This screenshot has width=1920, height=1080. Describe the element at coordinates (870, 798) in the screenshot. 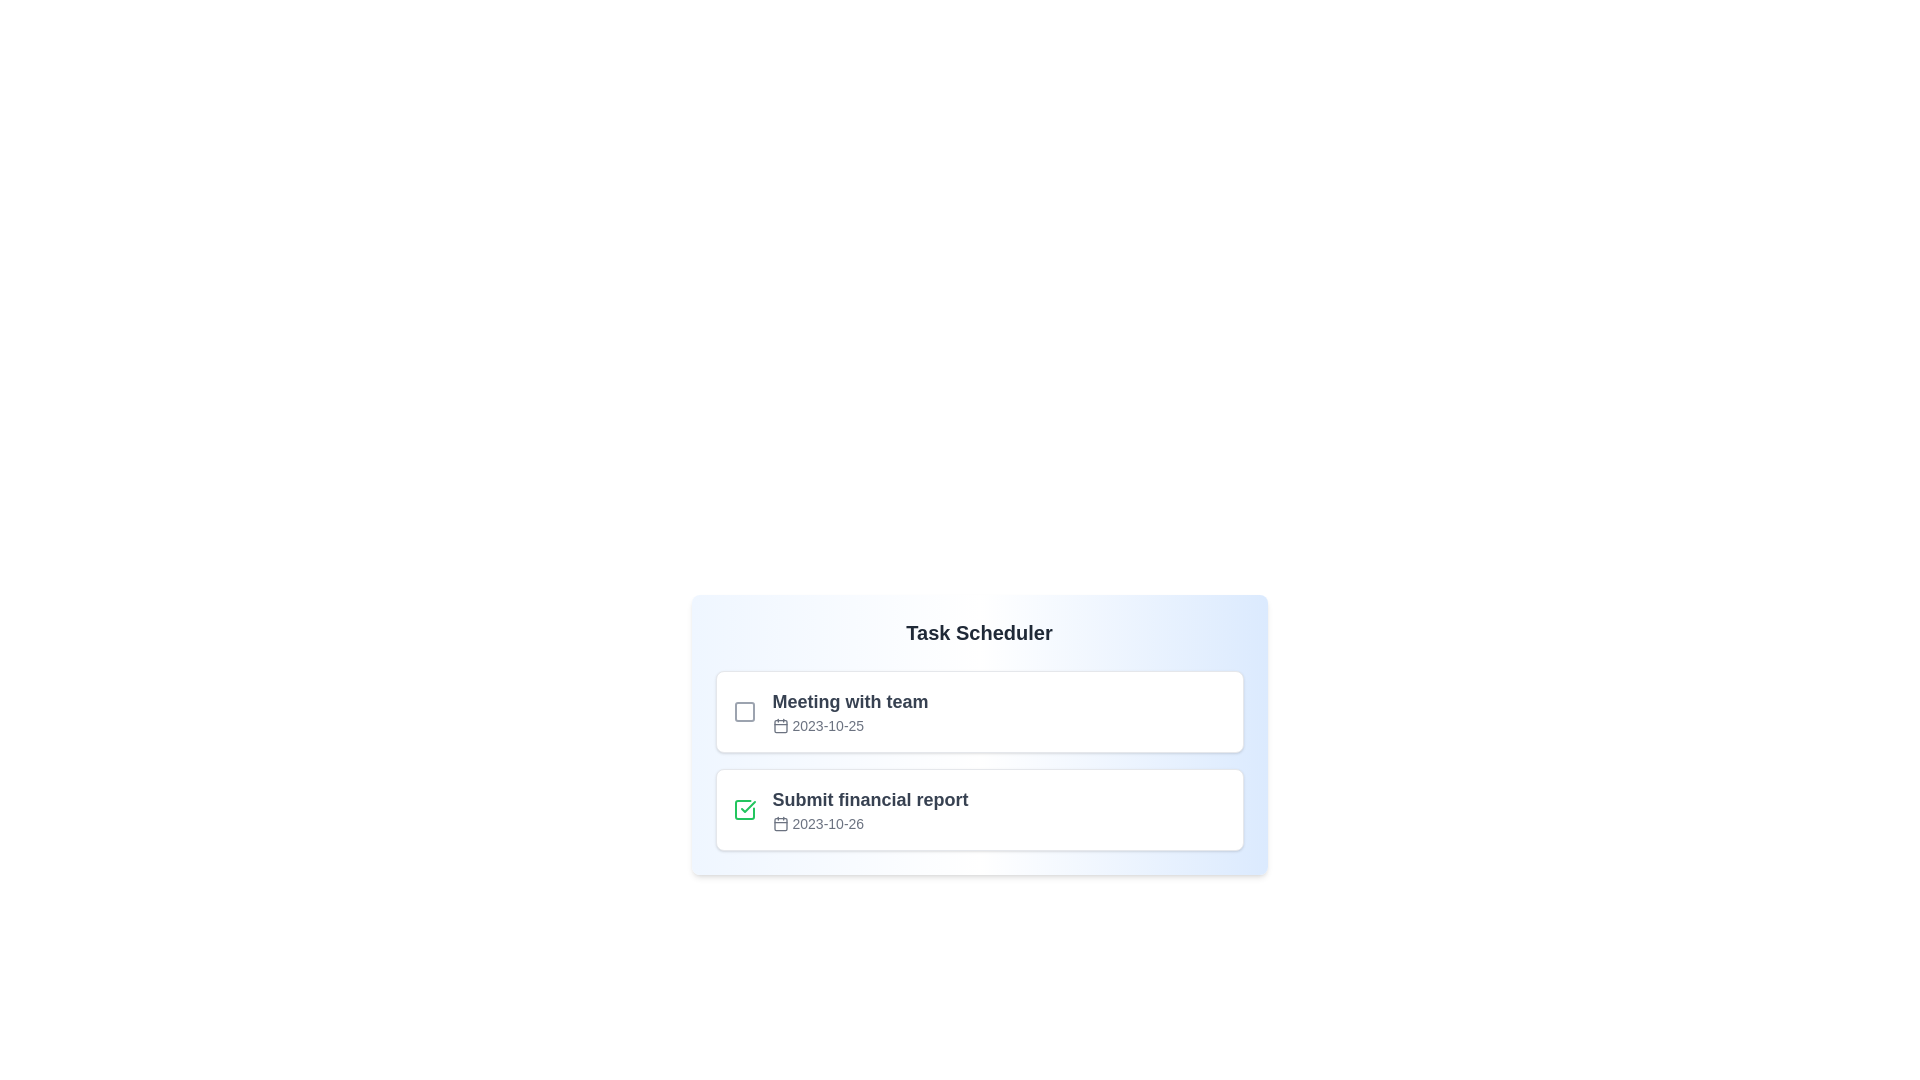

I see `text element displaying 'Submit financial report', which is styled in bold and larger font, located within the second task card under the 'Task Scheduler' heading` at that location.